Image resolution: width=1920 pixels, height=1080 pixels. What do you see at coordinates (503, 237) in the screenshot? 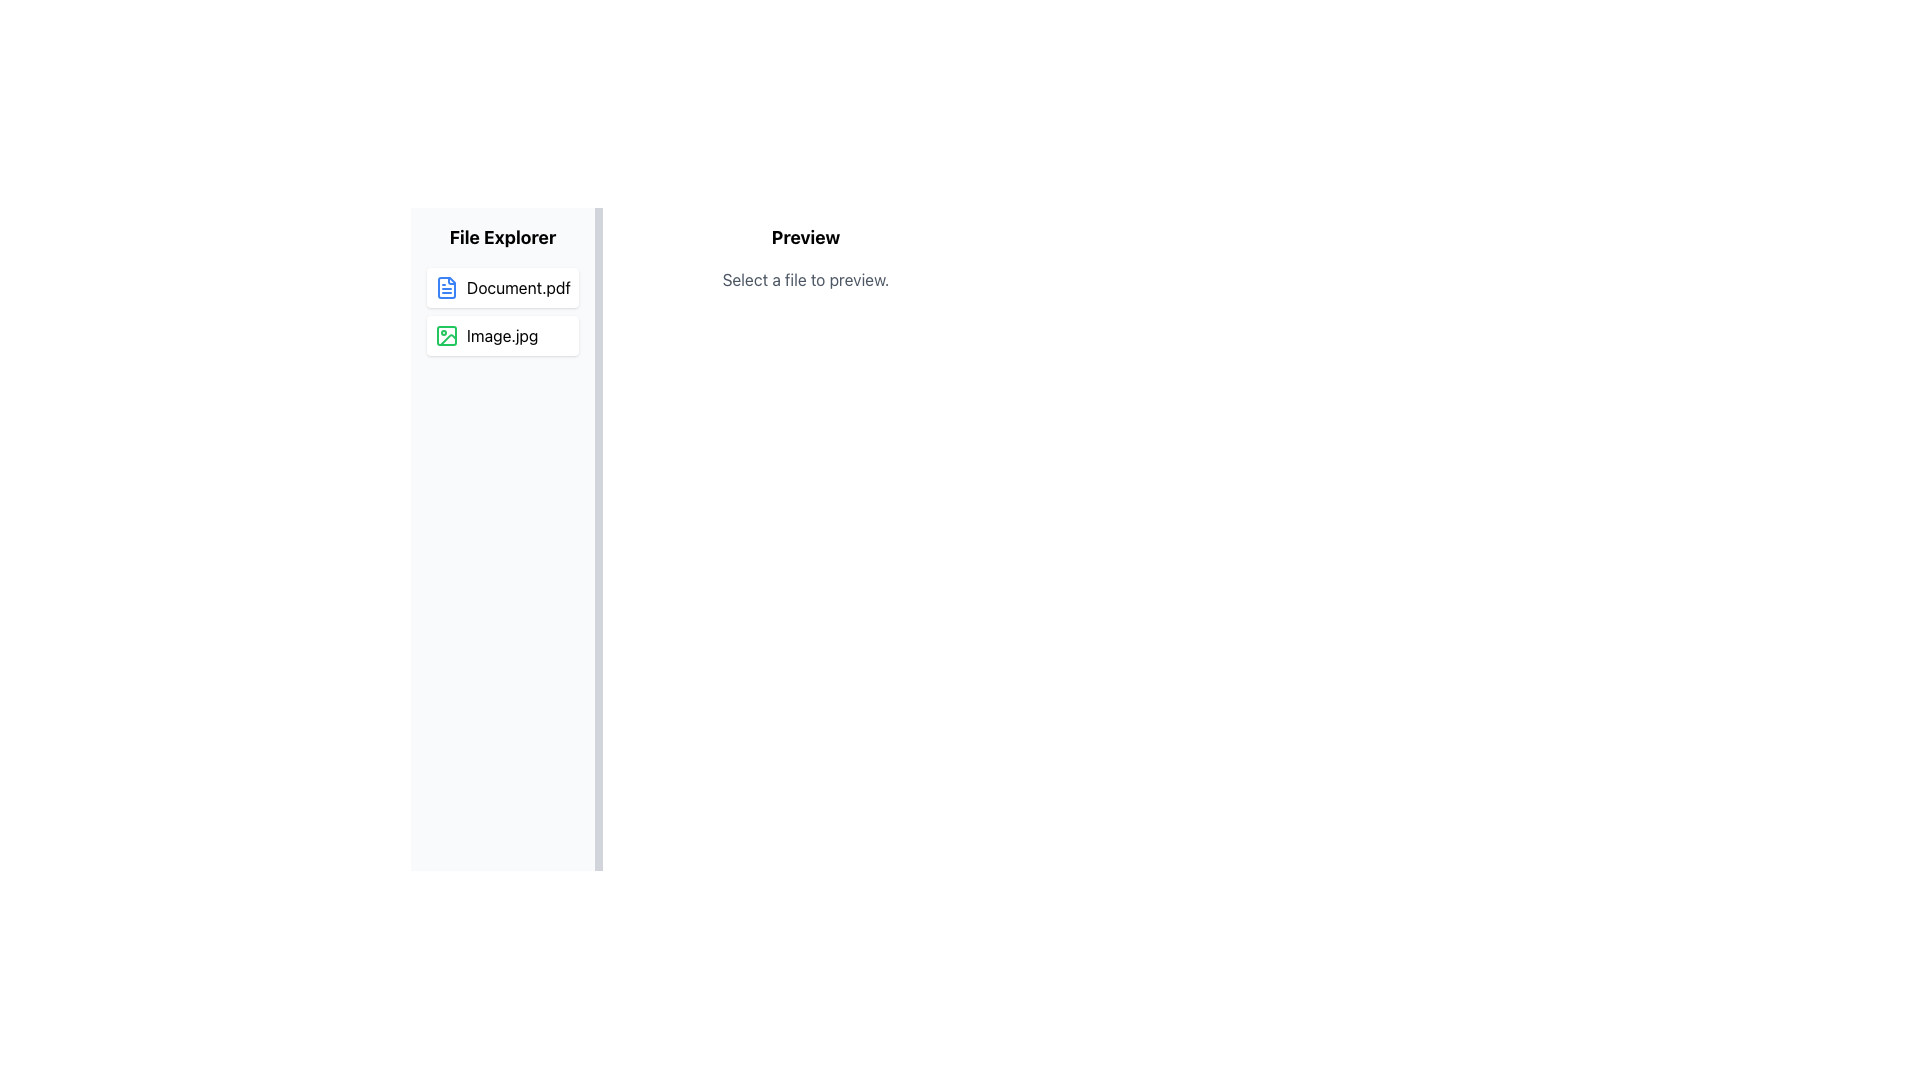
I see `the 'File Explorer' text label, which is a bold, large-sized element located at the top of the sidebar and serves as a header for the file items list` at bounding box center [503, 237].